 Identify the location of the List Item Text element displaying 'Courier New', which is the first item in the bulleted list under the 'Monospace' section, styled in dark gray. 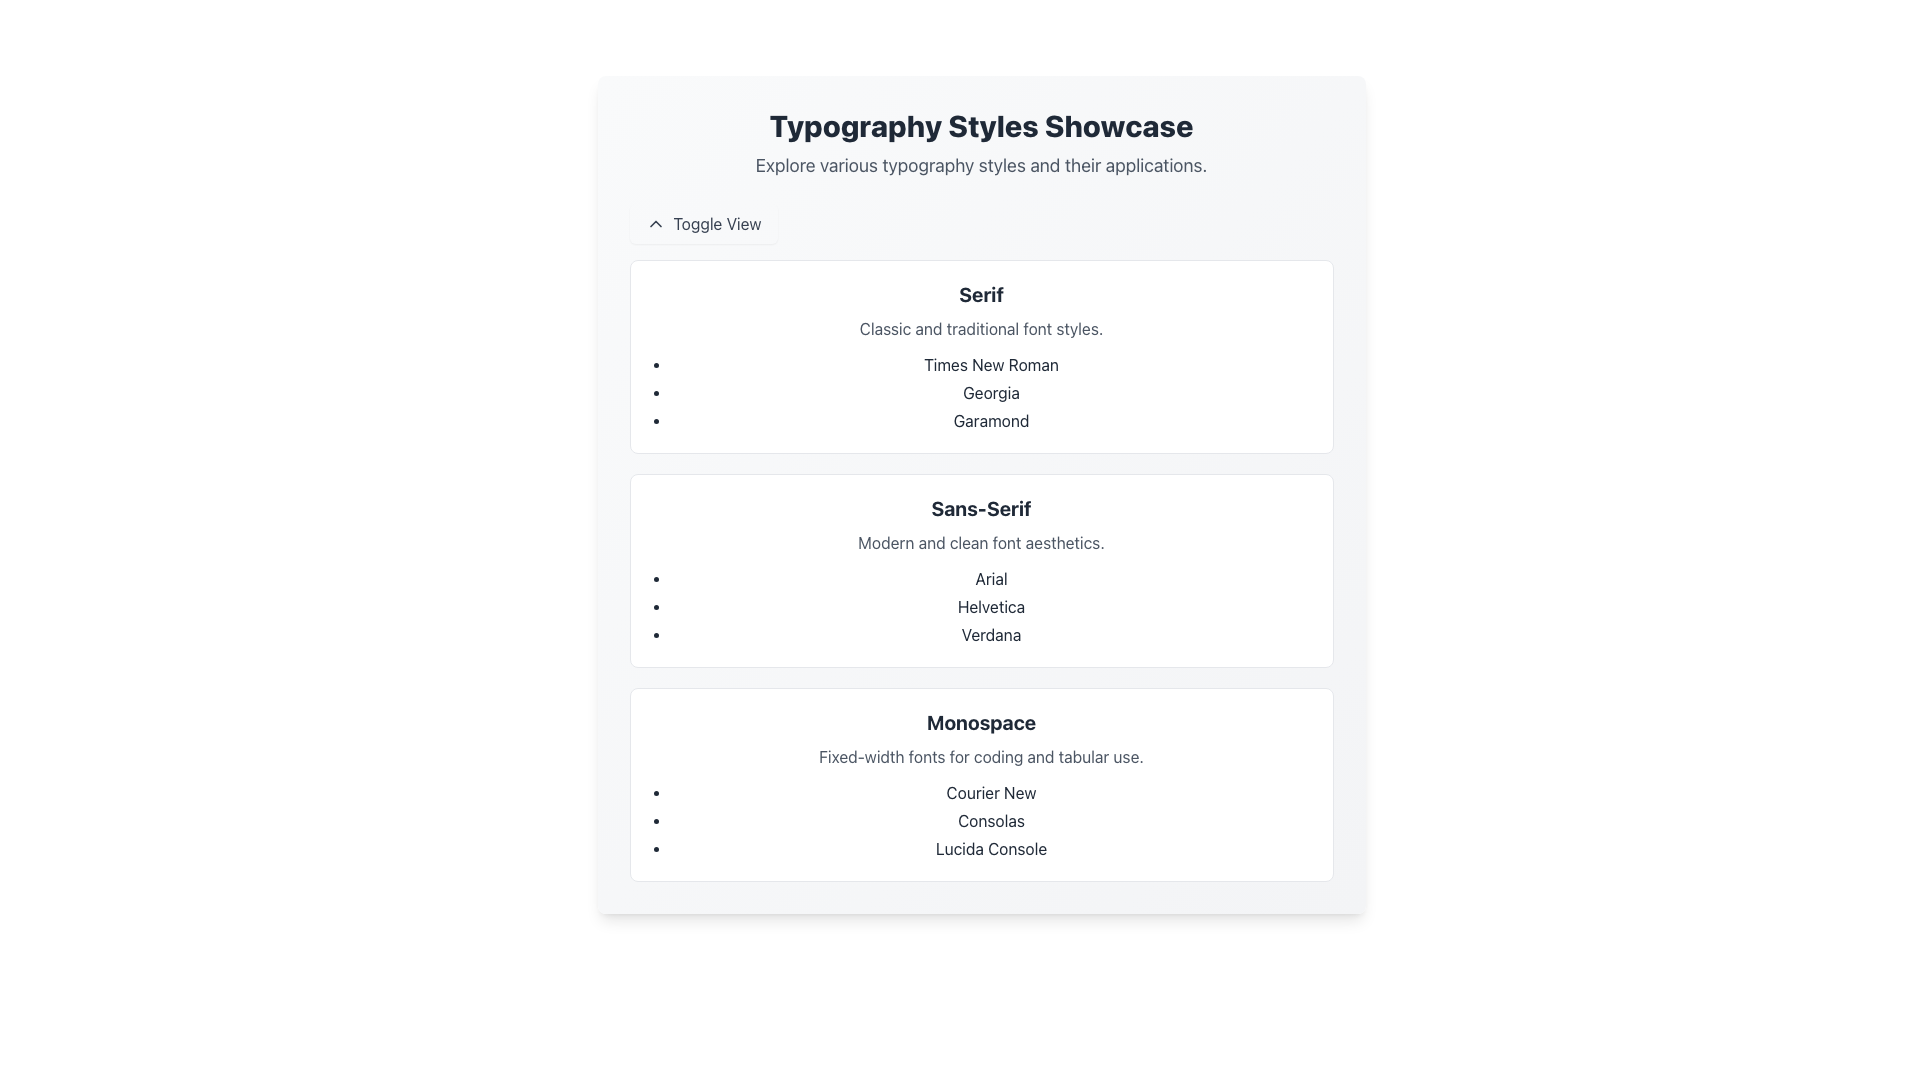
(991, 792).